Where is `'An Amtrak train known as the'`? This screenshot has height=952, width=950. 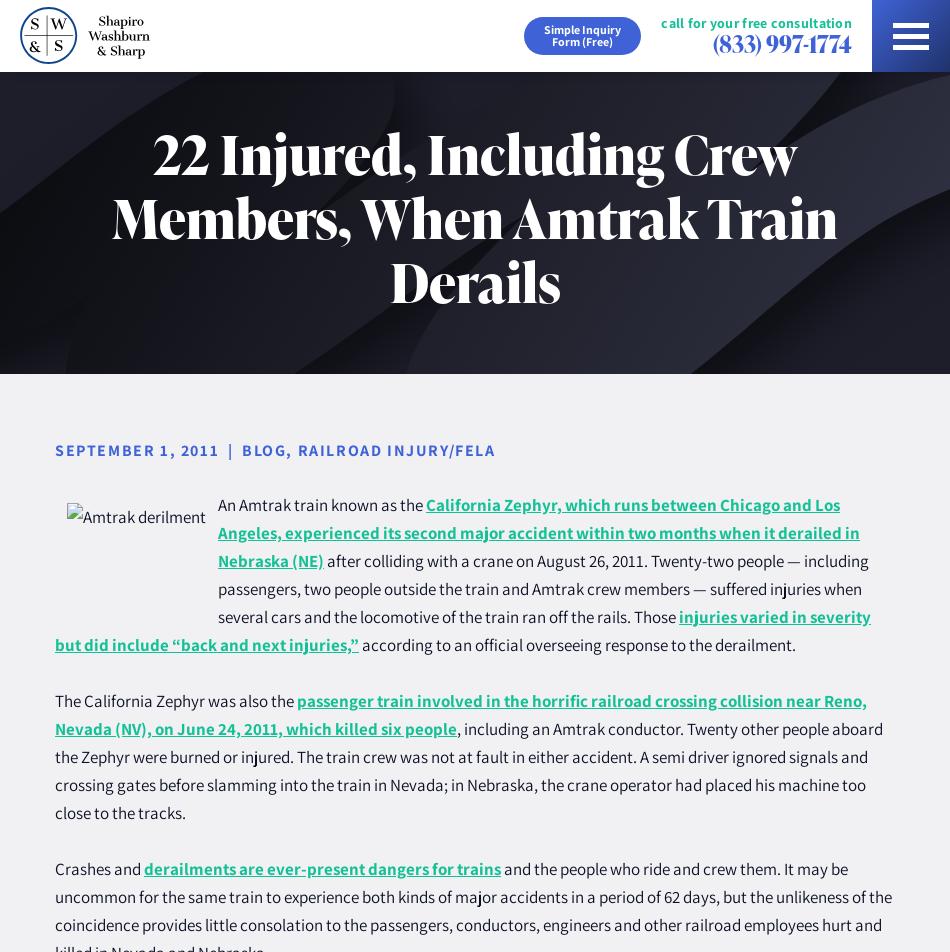 'An Amtrak train known as the' is located at coordinates (320, 505).